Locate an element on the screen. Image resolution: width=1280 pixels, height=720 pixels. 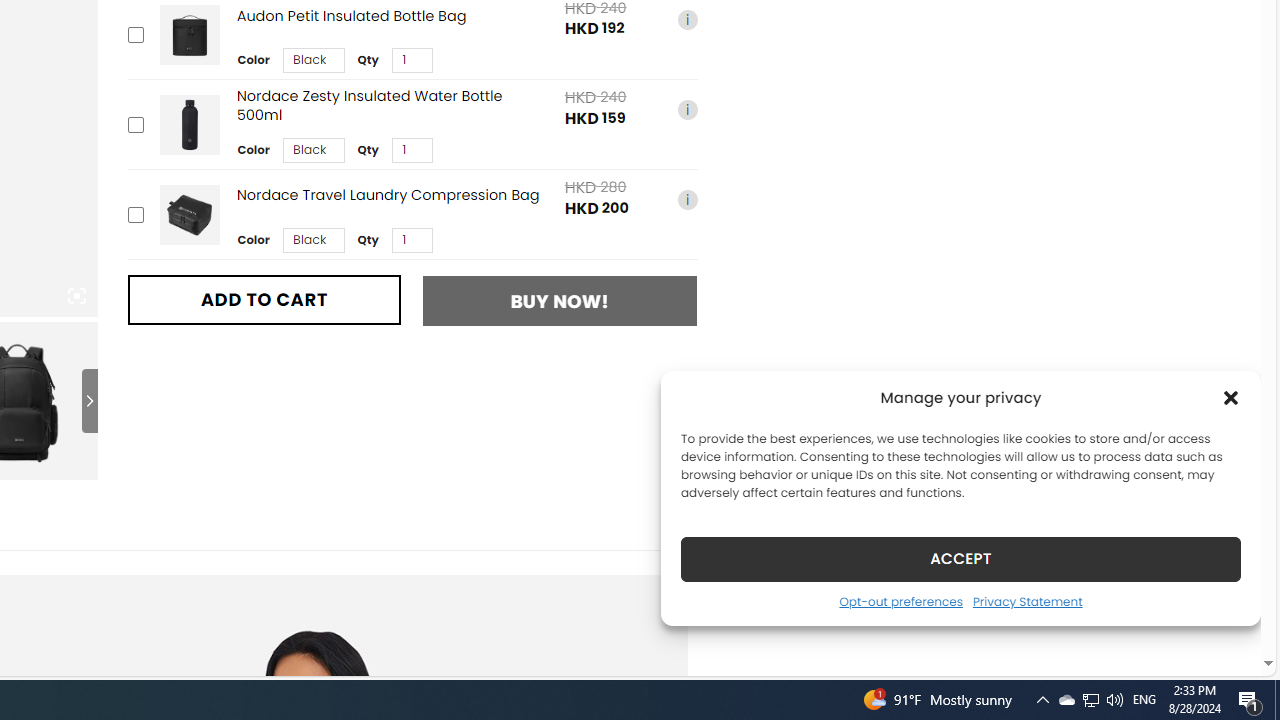
'Privacy Statement' is located at coordinates (1027, 600).